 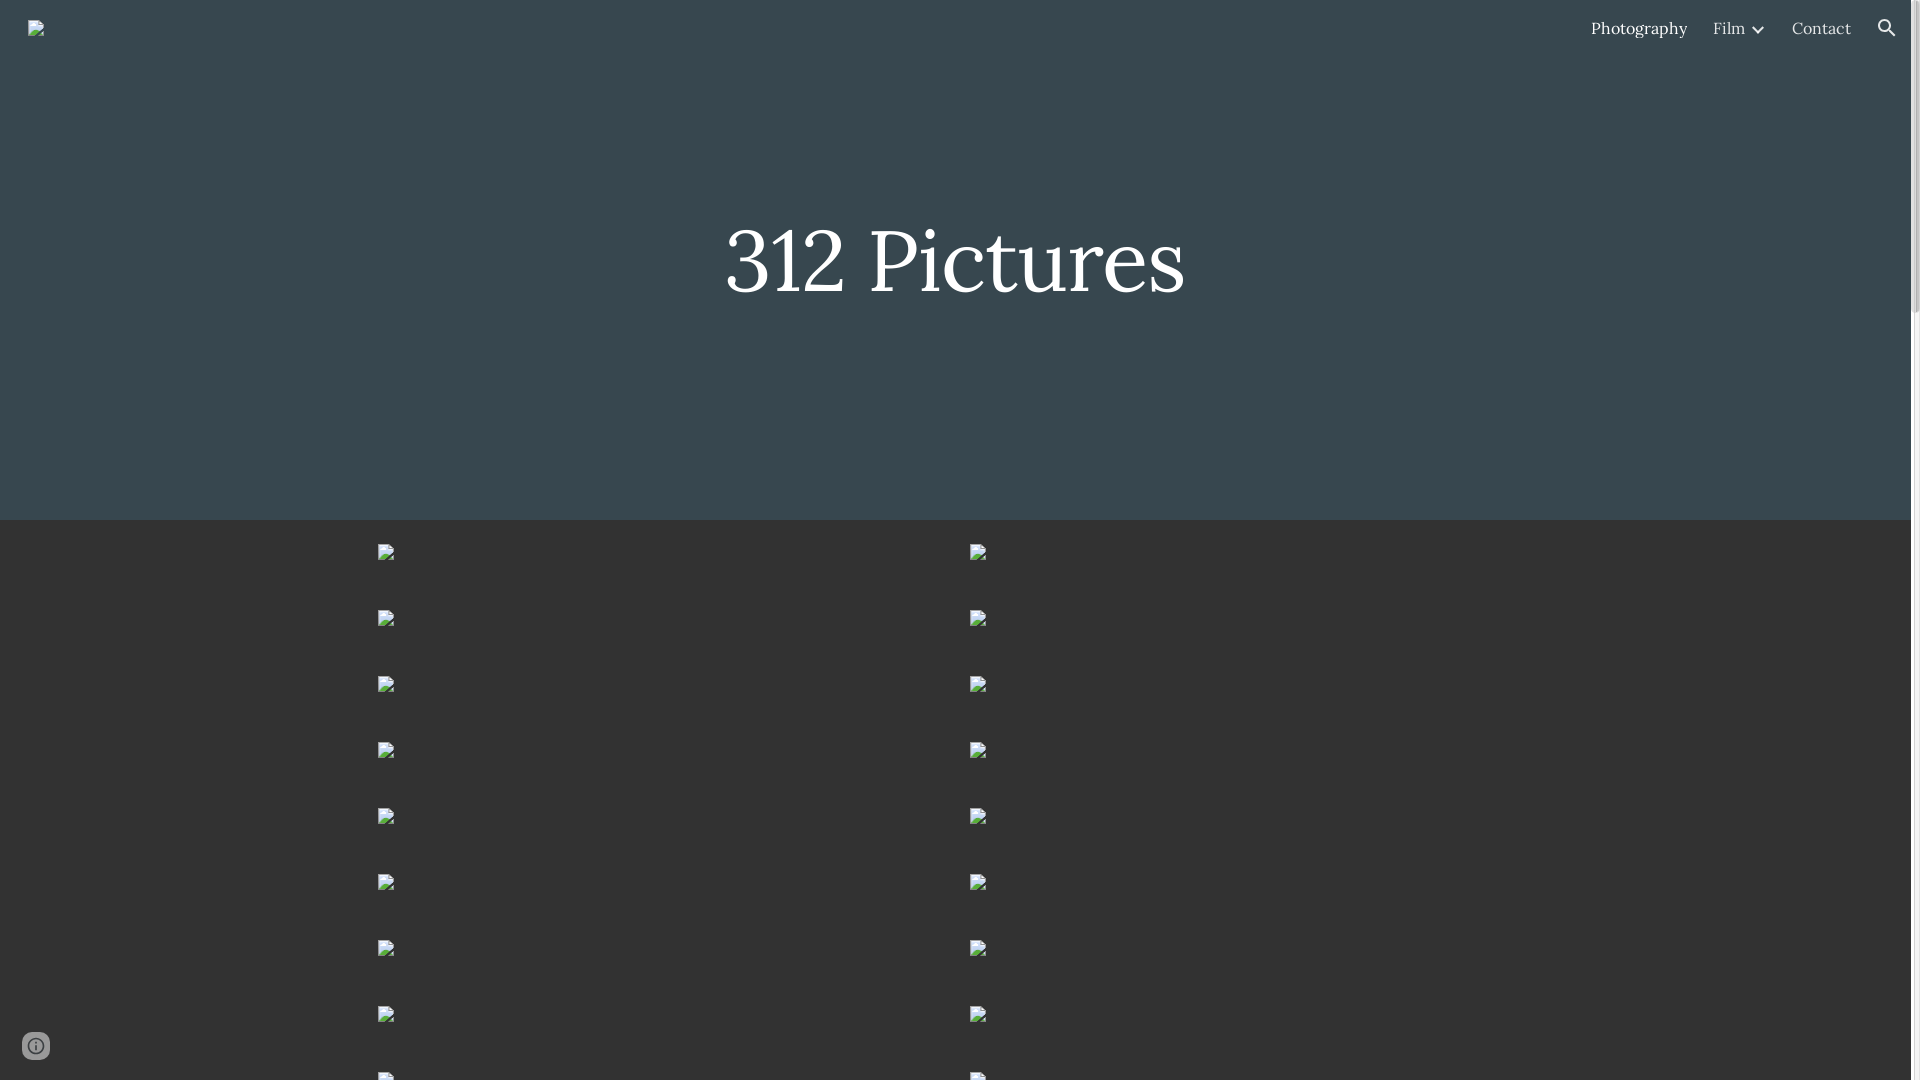 I want to click on 'Expand/Collapse', so click(x=1755, y=27).